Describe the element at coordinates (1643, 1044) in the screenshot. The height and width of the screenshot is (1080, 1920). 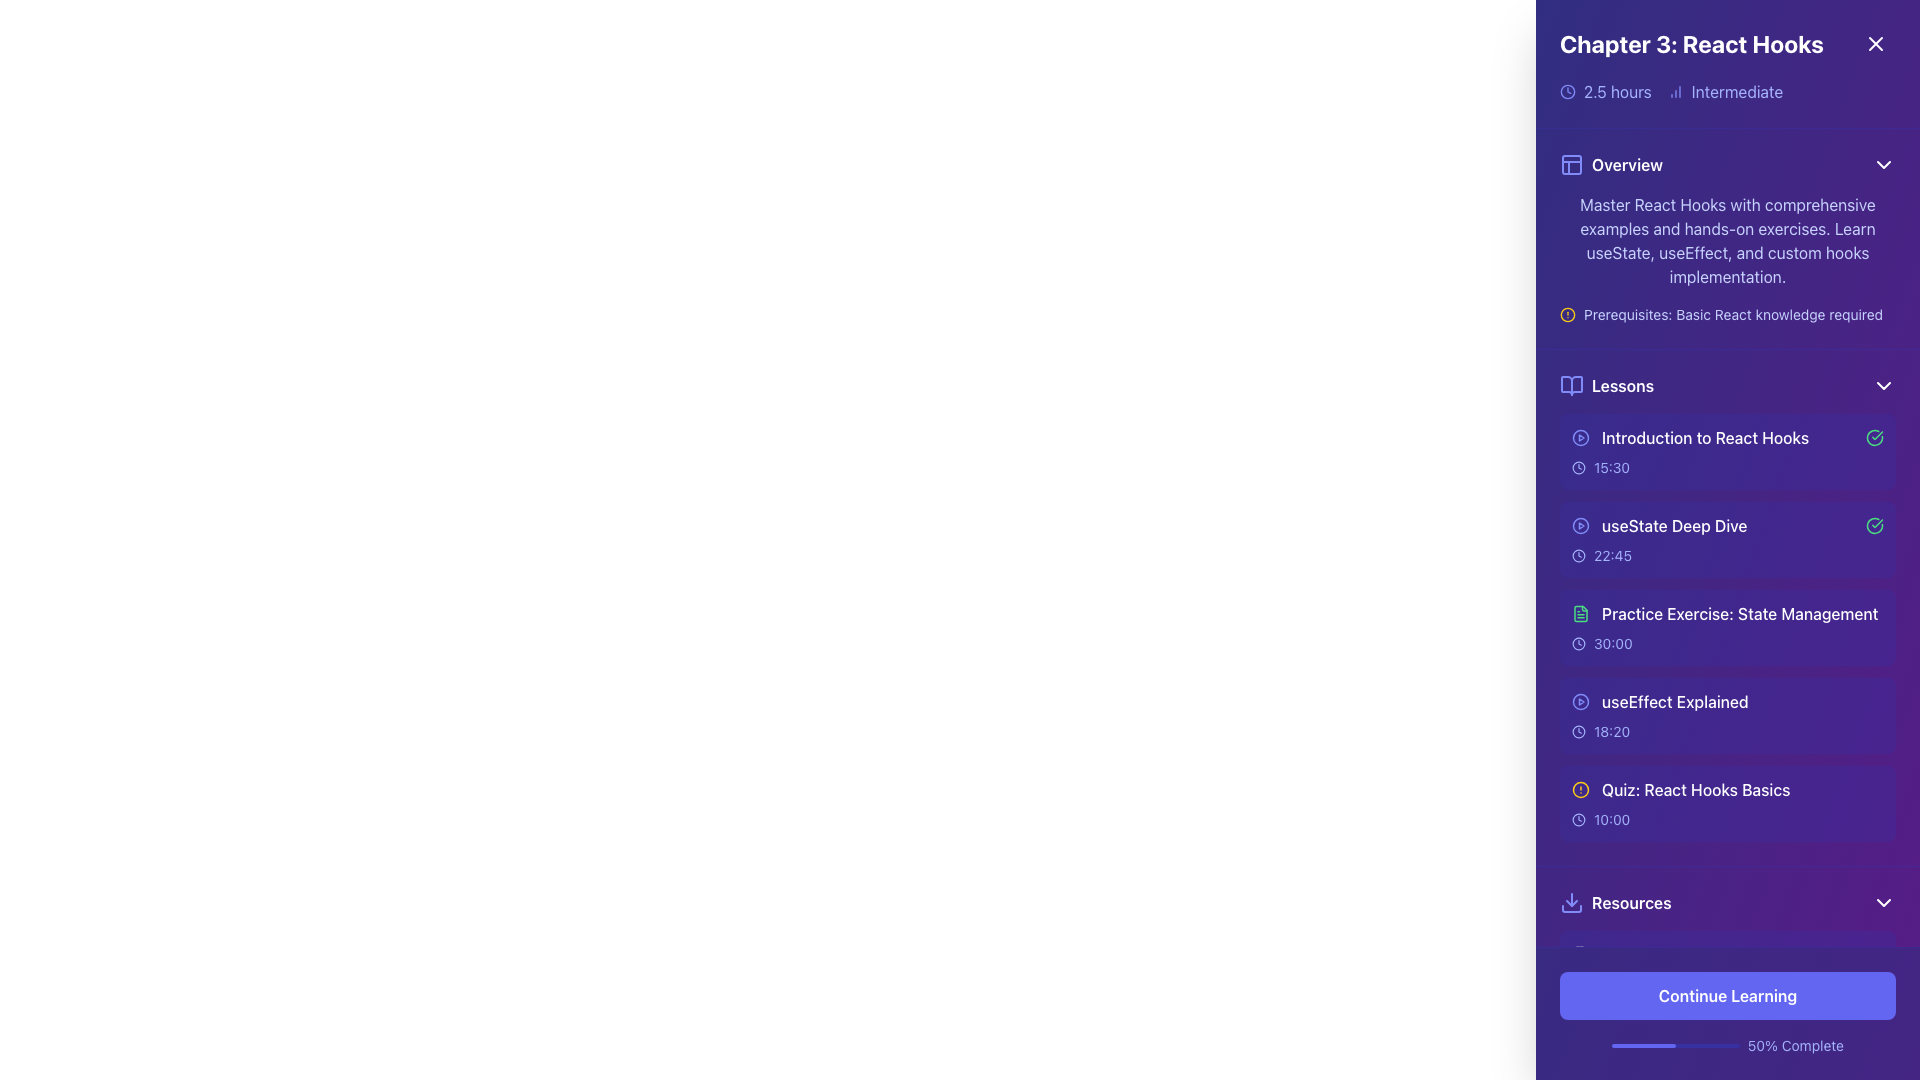
I see `the left half of the progress bar segment, which is a light-indigo filled rounded rectangle positioned within a darker indigo bar` at that location.